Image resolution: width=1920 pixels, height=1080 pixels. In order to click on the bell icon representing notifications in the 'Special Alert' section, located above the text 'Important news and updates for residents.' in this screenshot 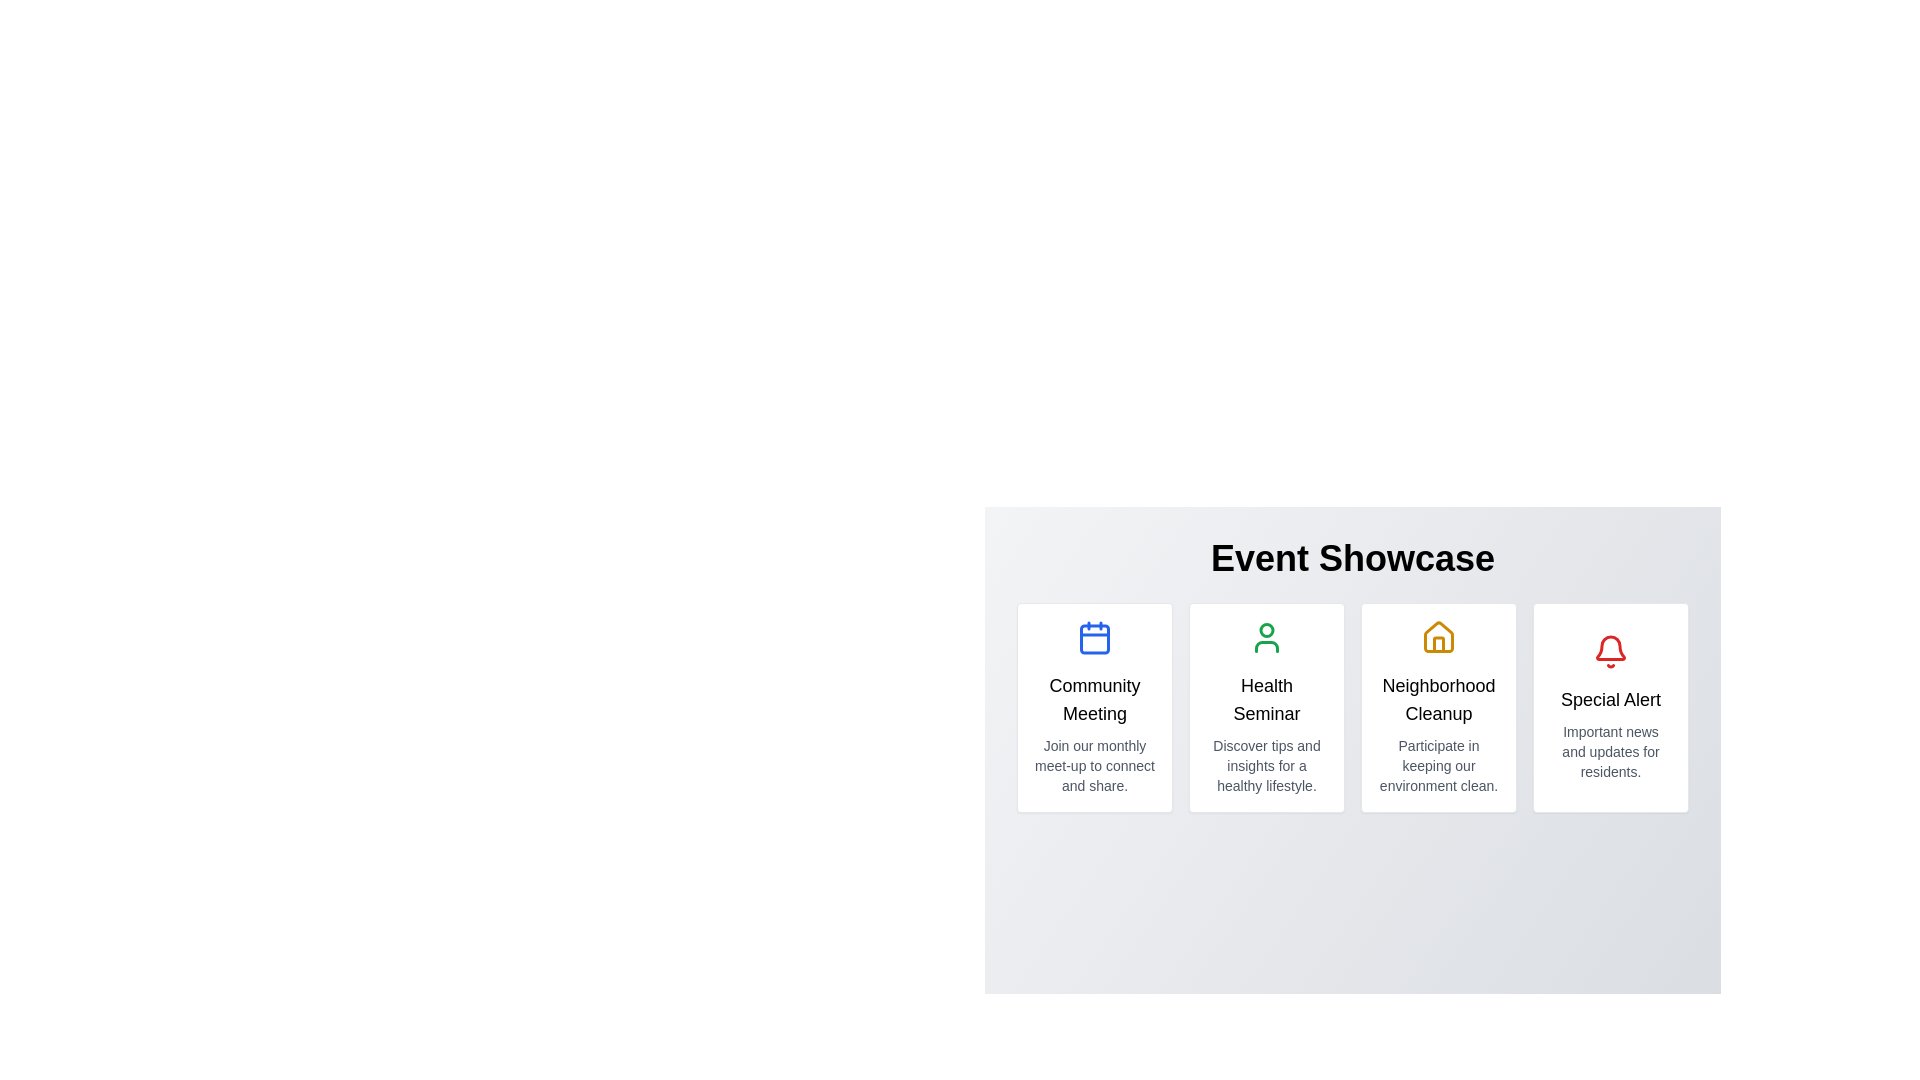, I will do `click(1611, 651)`.